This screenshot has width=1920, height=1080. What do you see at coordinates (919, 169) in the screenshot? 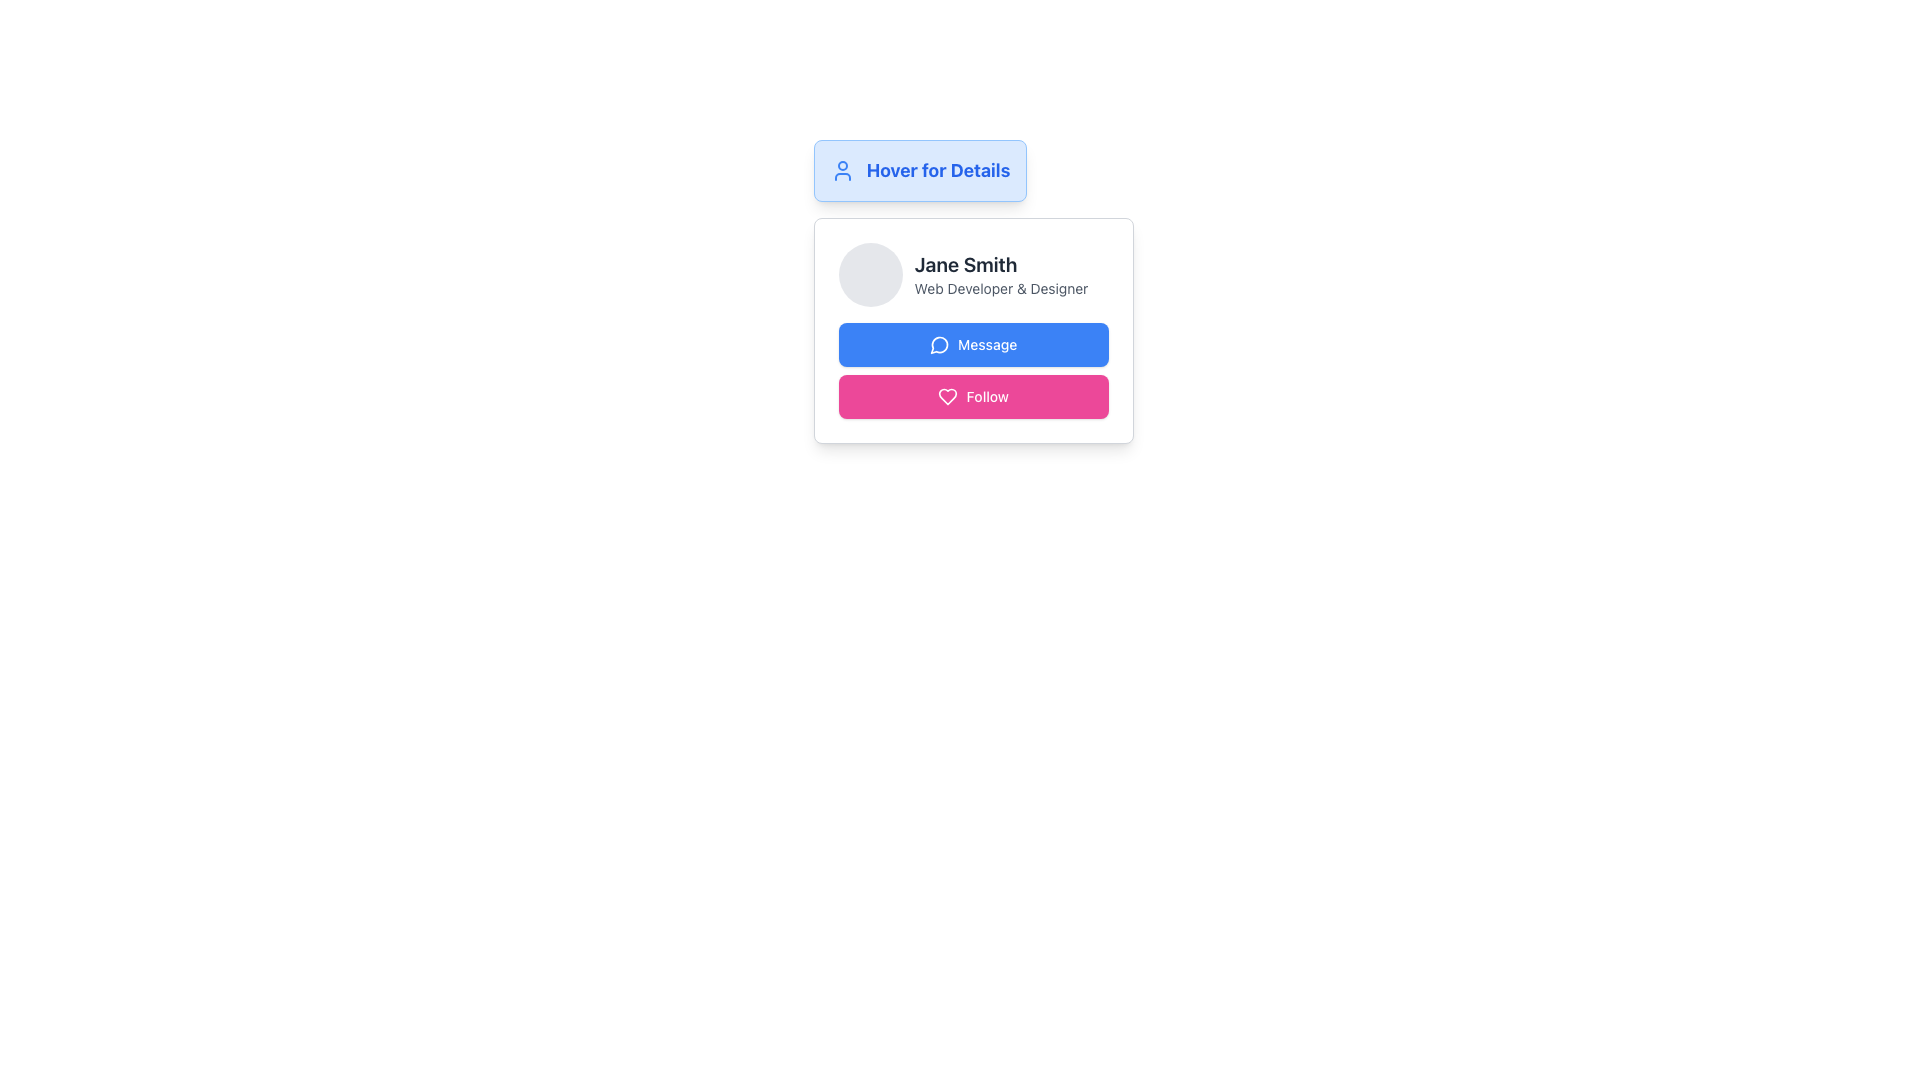
I see `the interactive hoverable section with light blue background and text 'Hover for Details' in bold blue font, located at the top center of the interface` at bounding box center [919, 169].